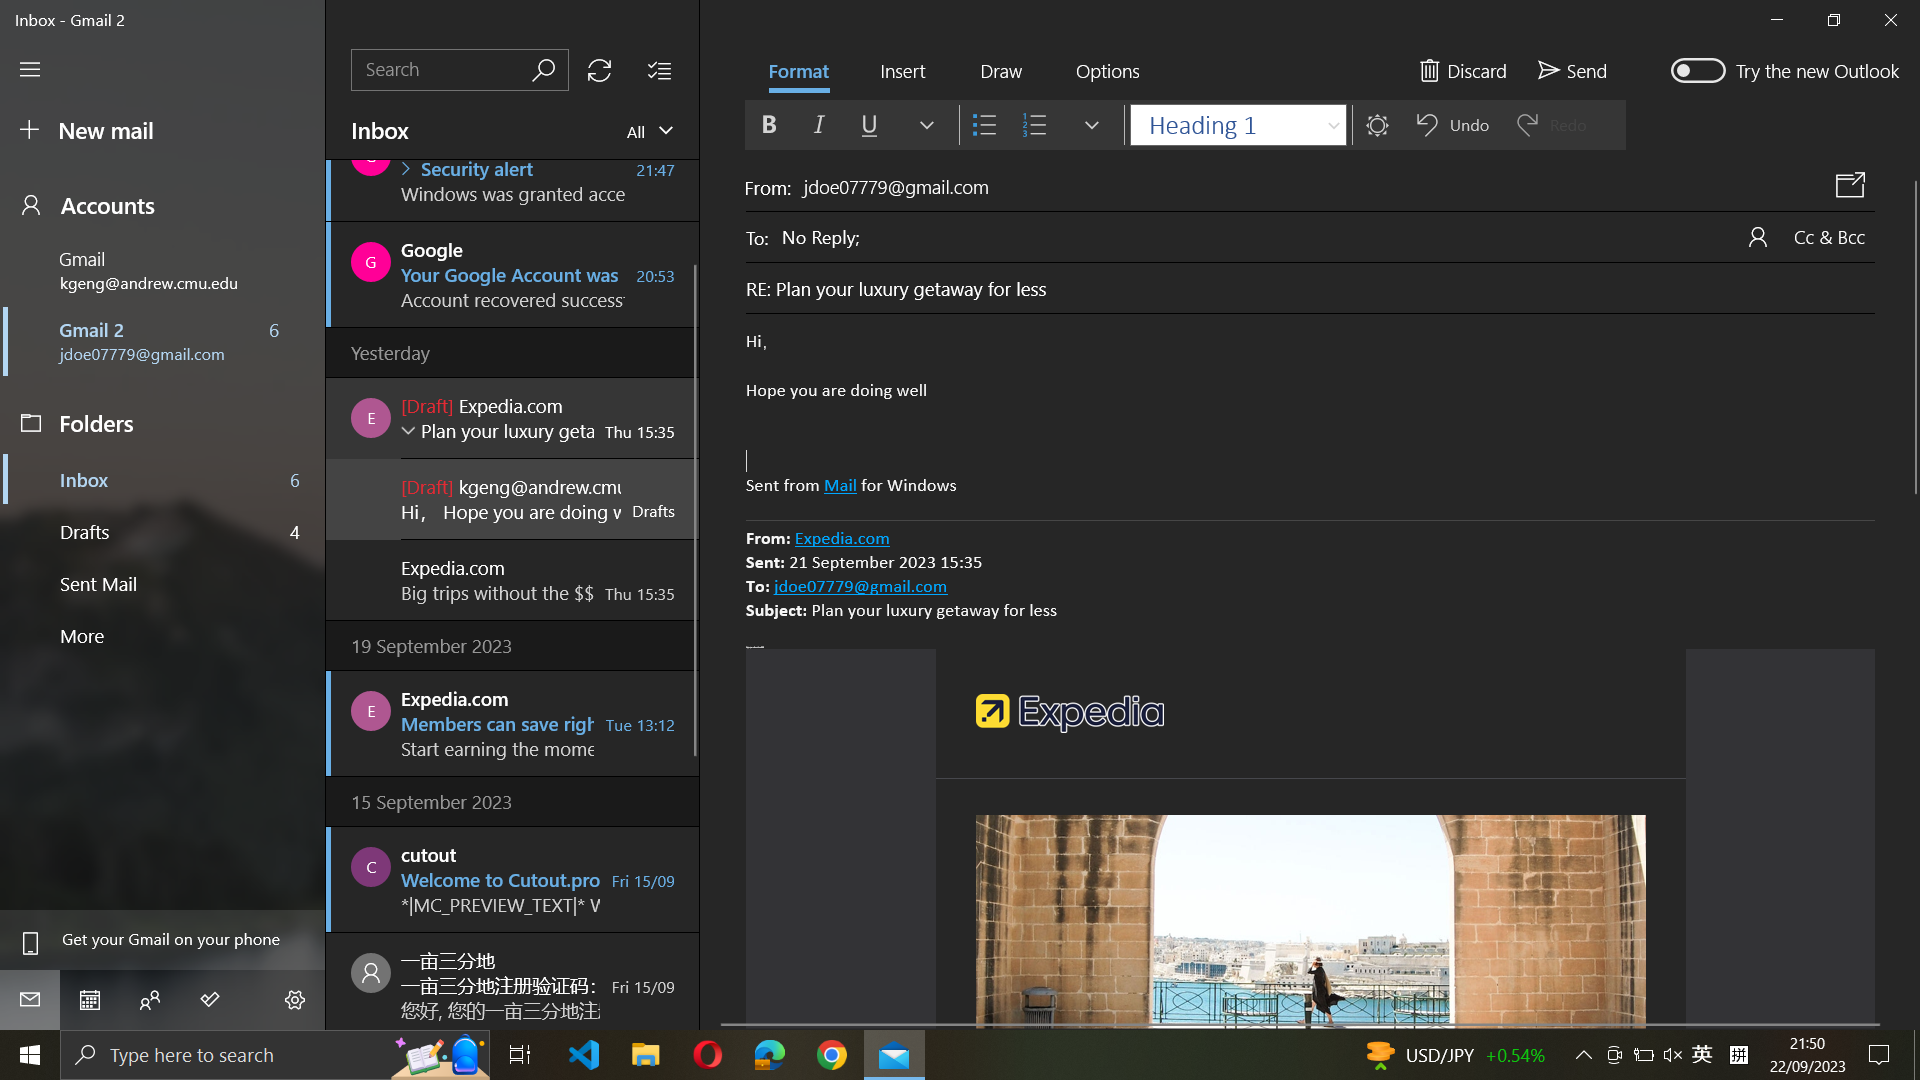 The image size is (1920, 1080). I want to click on Change the current font to Arial, so click(1235, 123).